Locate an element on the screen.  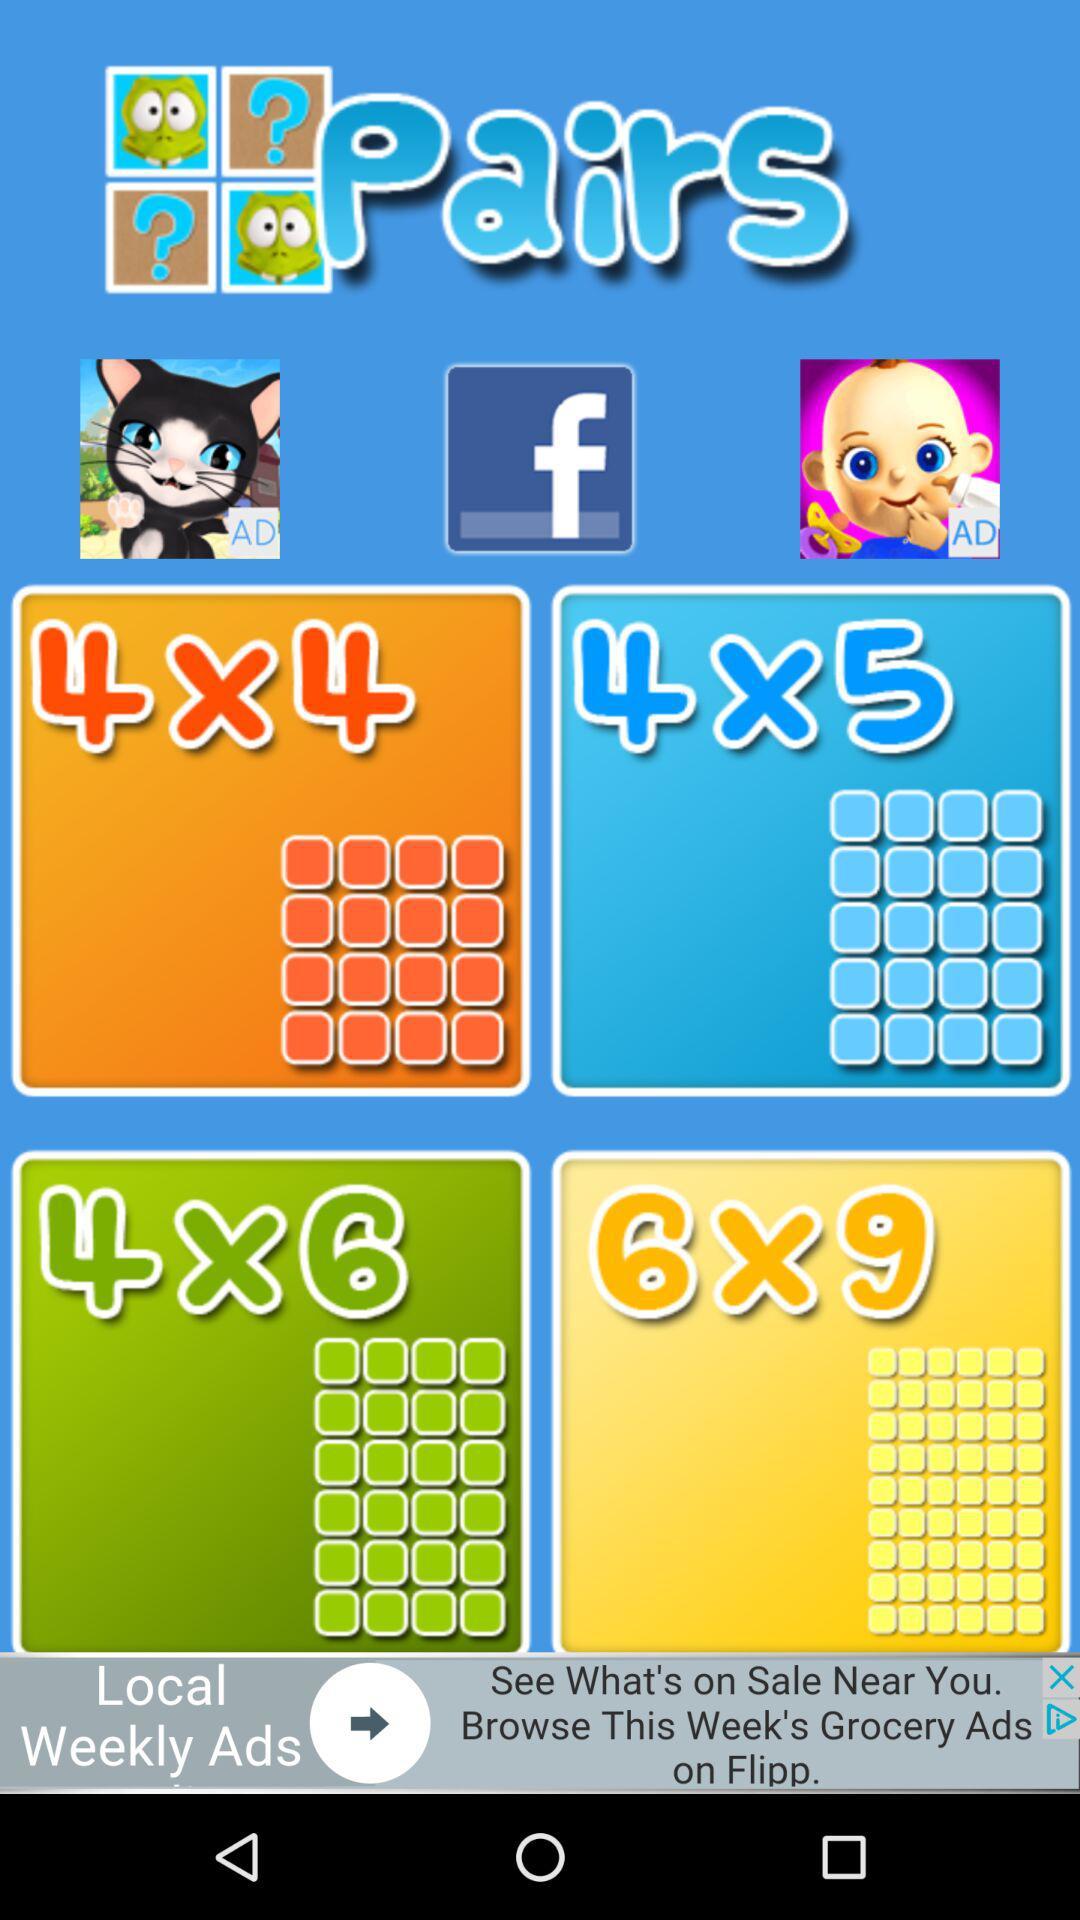
game page is located at coordinates (810, 1405).